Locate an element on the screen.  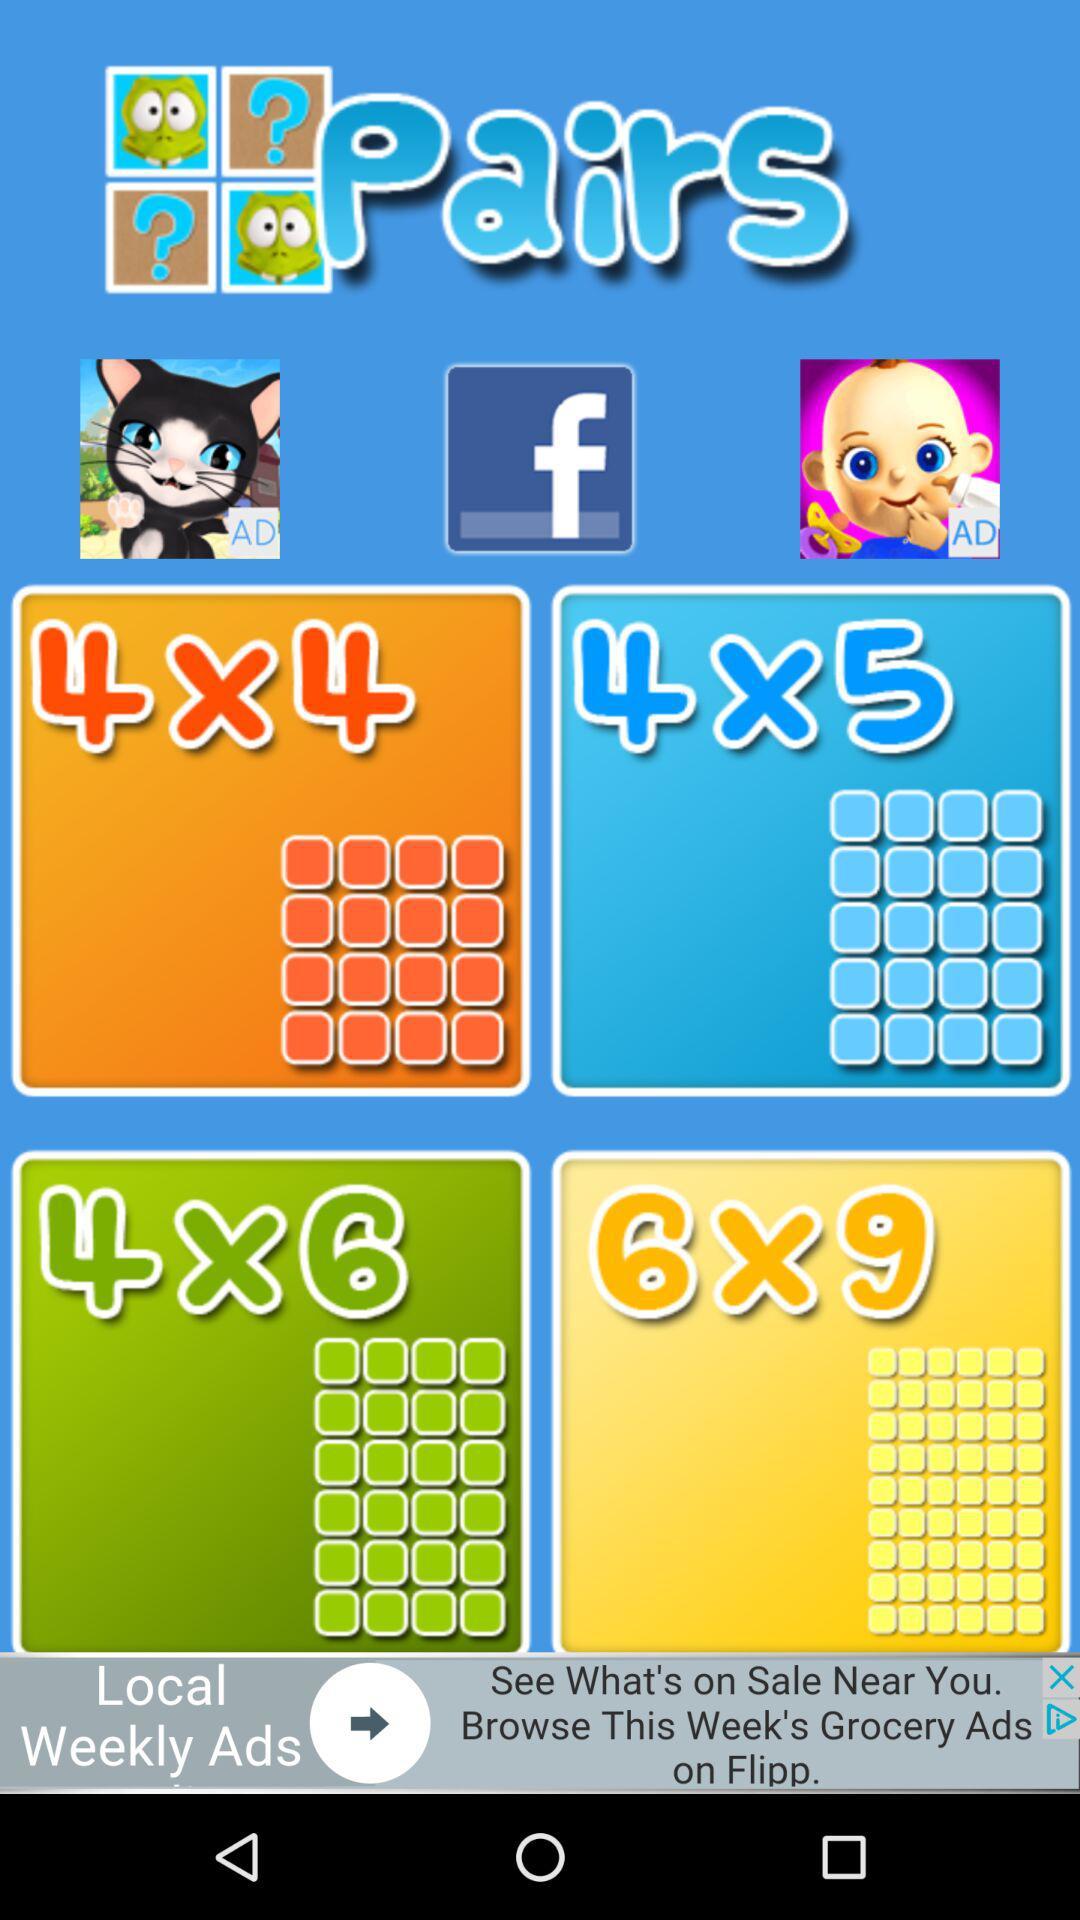
game page is located at coordinates (810, 1405).